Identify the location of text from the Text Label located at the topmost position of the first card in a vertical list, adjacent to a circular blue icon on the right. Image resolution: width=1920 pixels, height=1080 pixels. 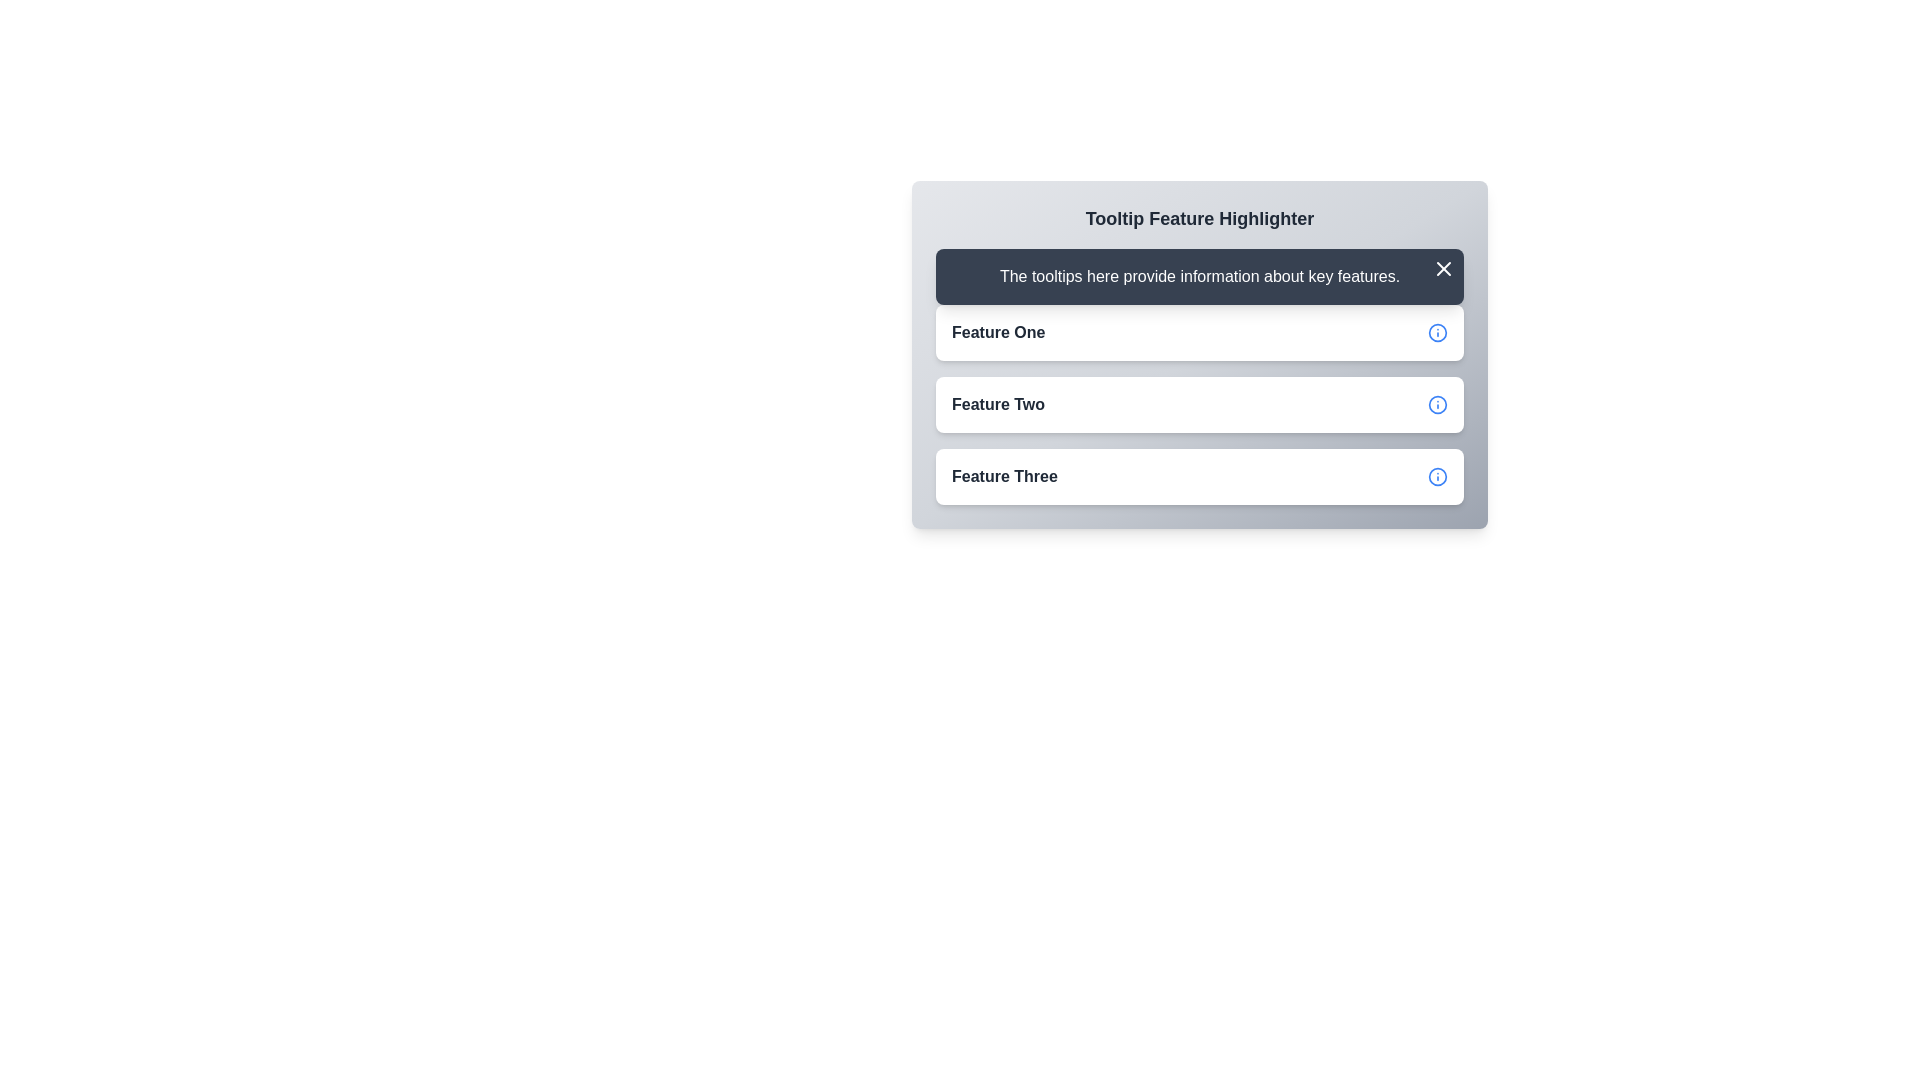
(998, 331).